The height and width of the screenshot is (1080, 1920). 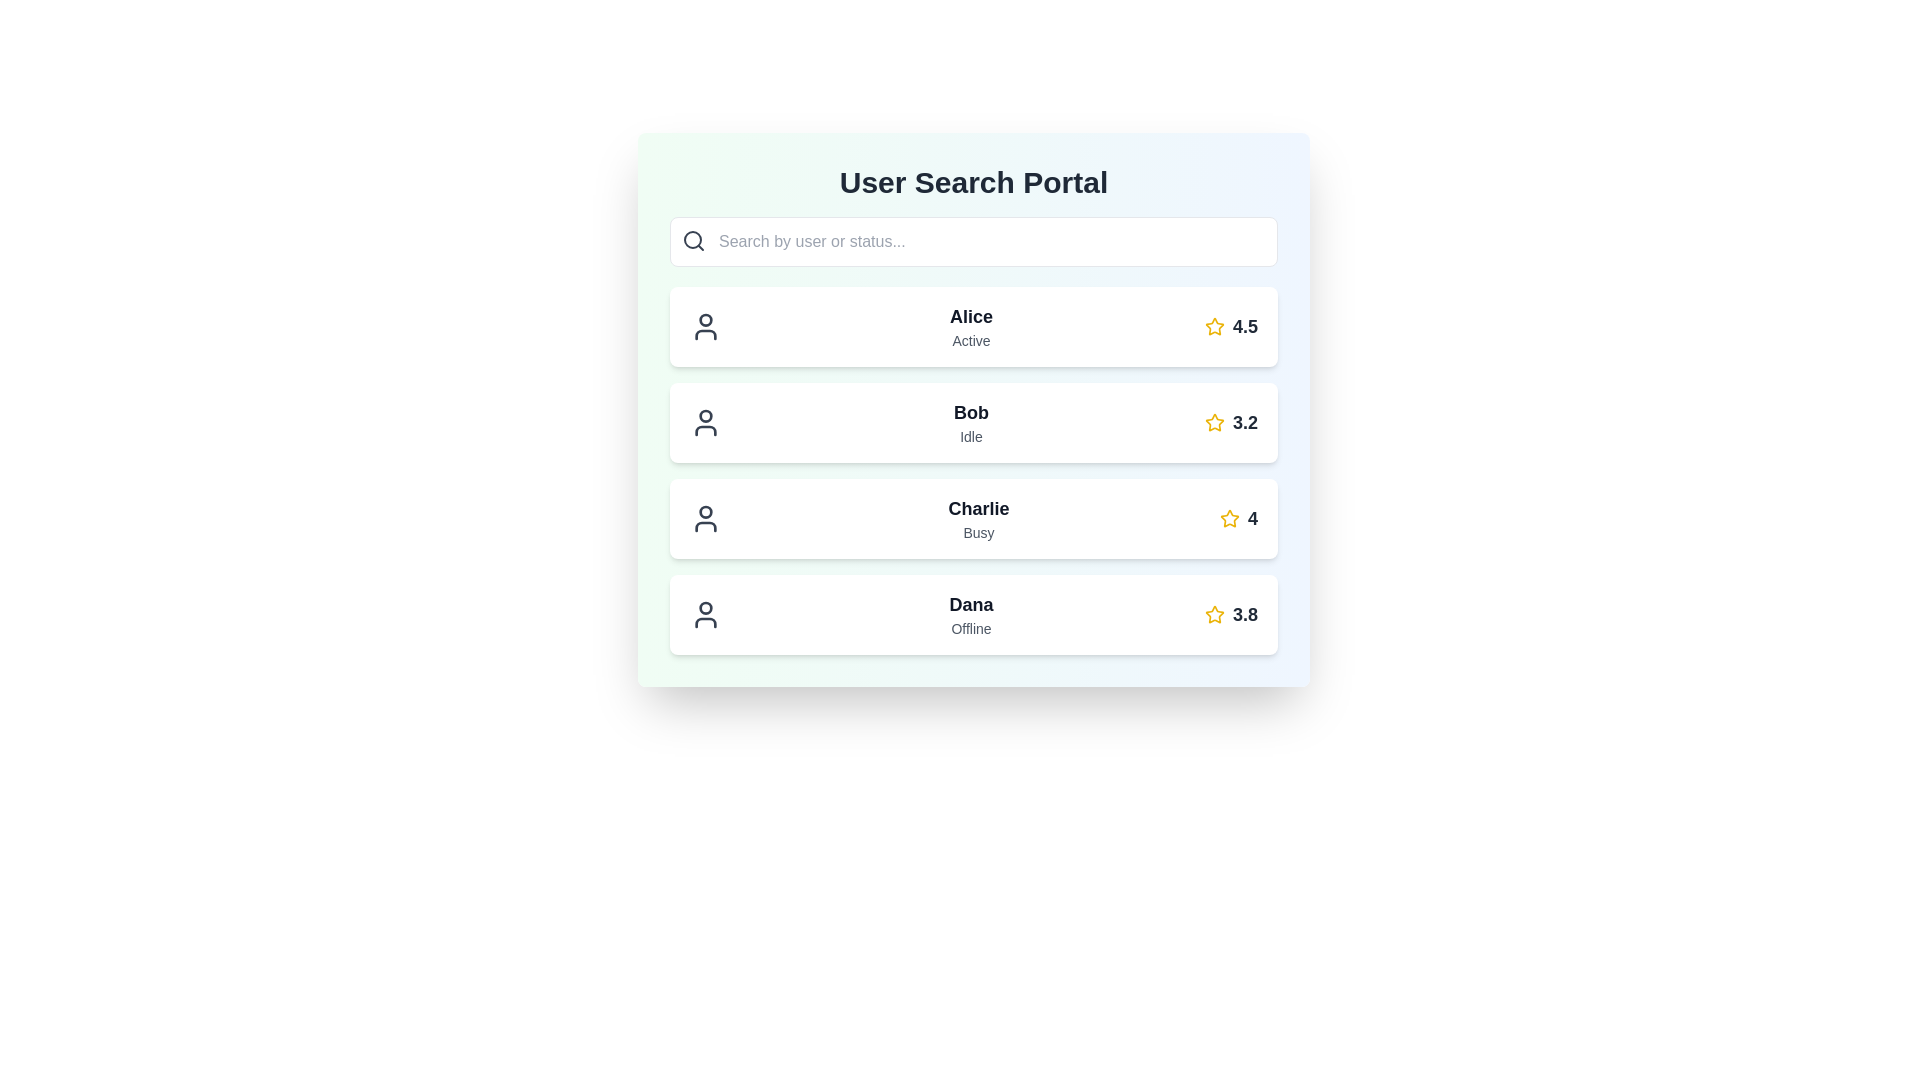 I want to click on the star icon representing a rating or favorite indicator for the user 'Charlie' in the third row of the list to interact with it, so click(x=1228, y=518).